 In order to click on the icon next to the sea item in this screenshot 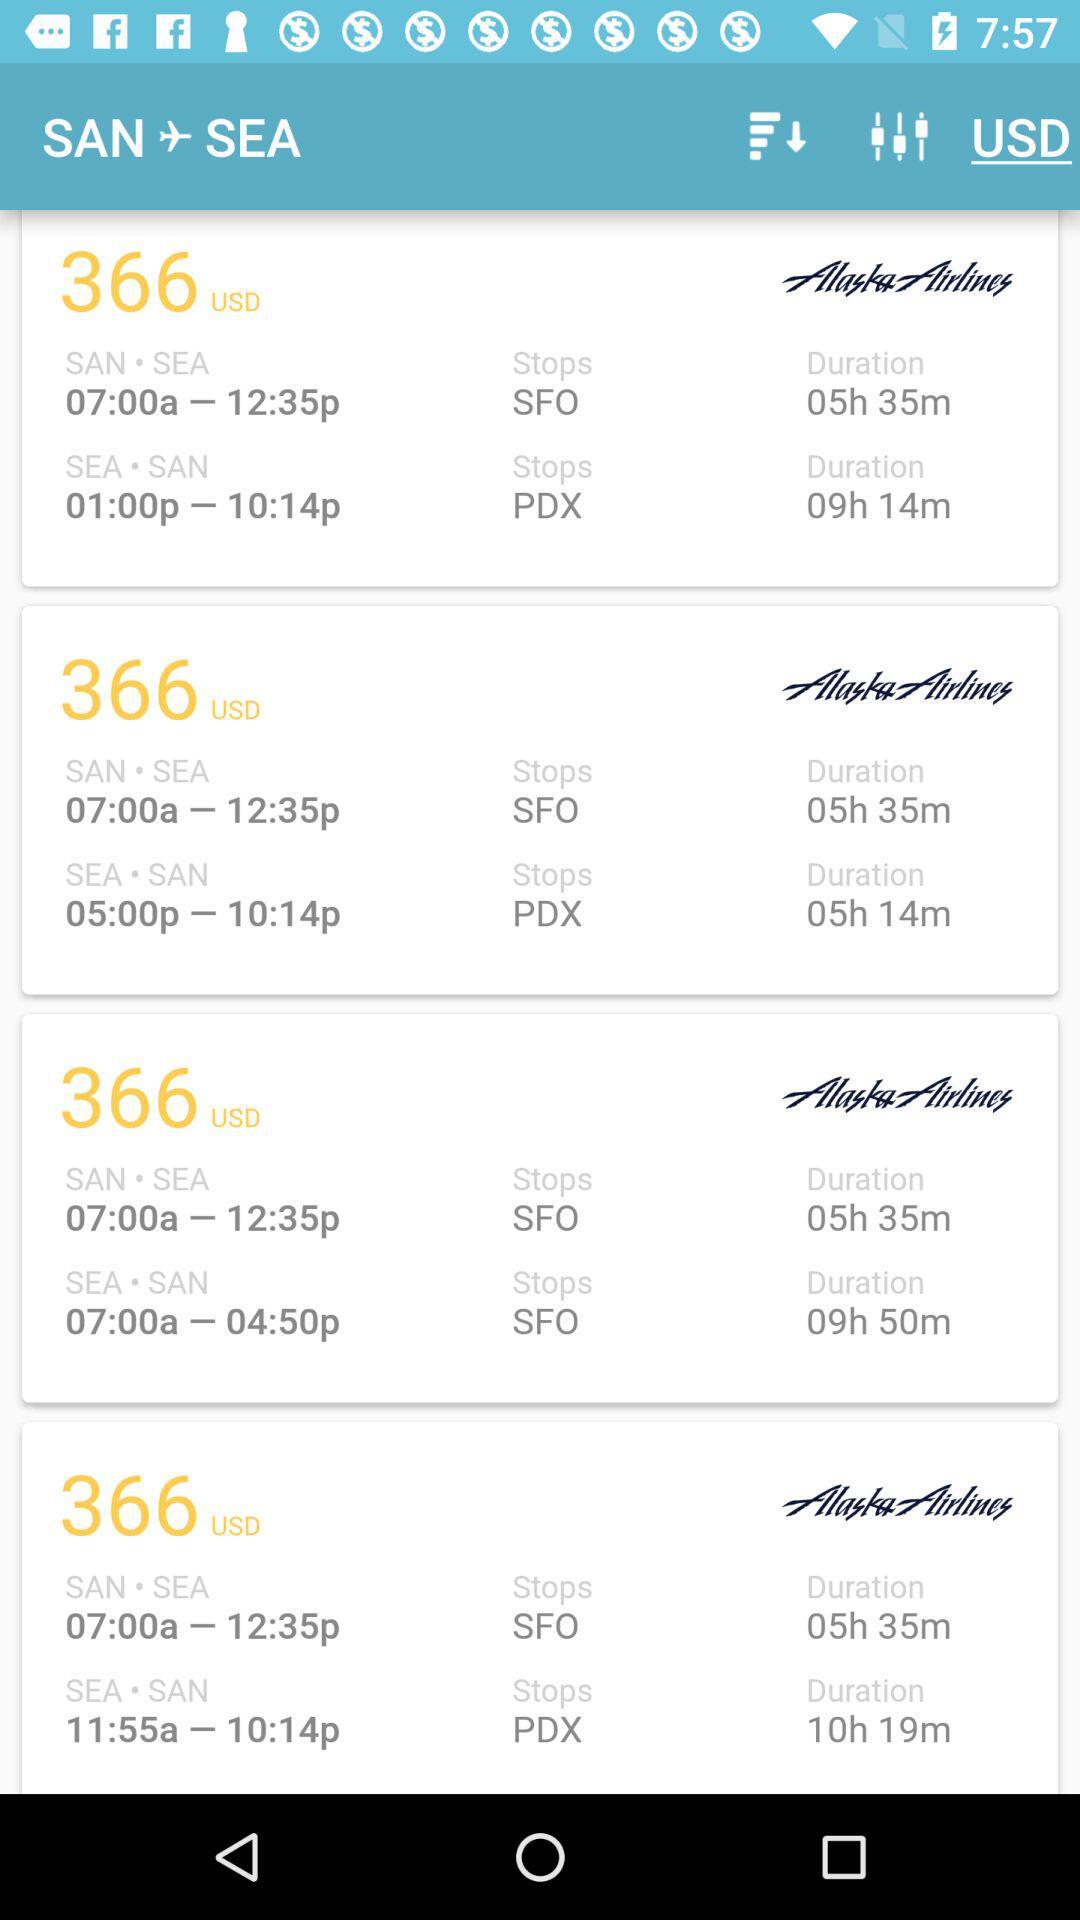, I will do `click(773, 135)`.